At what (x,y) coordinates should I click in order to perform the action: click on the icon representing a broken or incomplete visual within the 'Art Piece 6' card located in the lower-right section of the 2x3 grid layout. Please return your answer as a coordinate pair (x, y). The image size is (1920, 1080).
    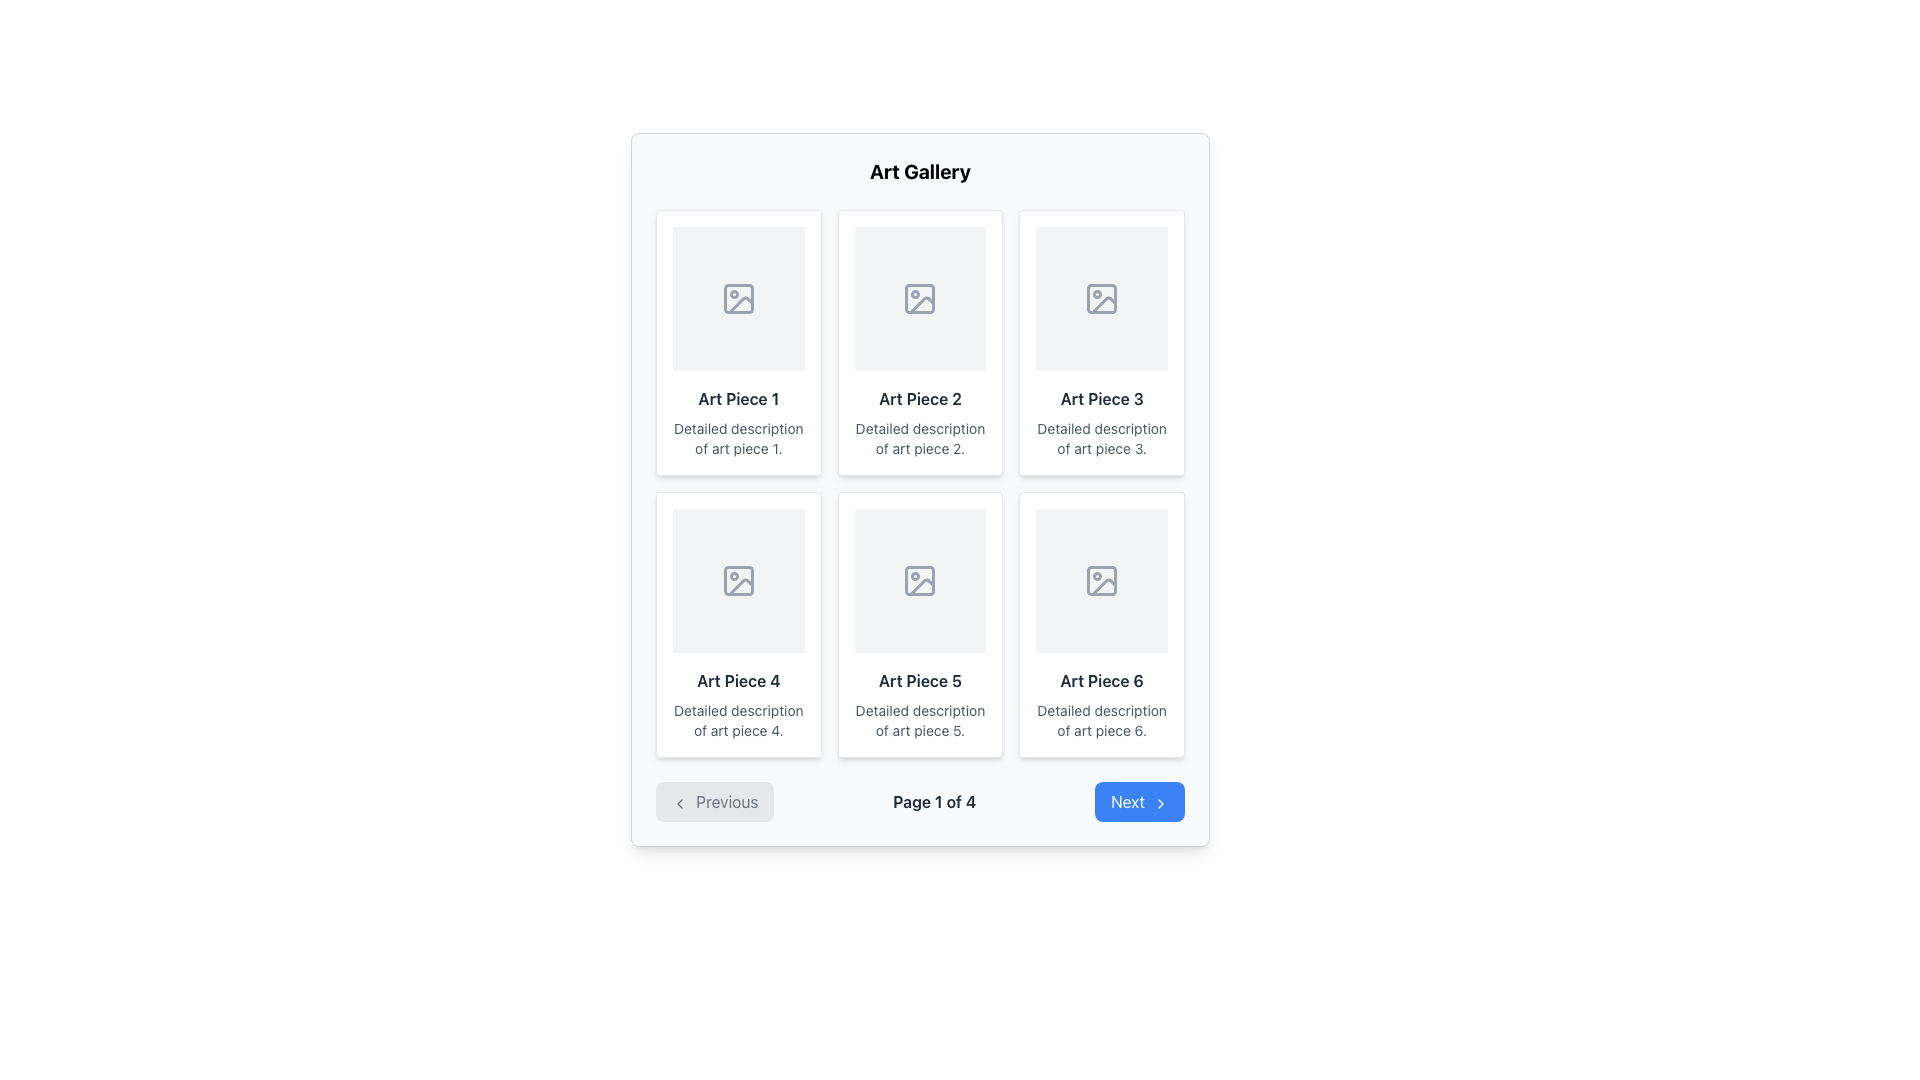
    Looking at the image, I should click on (1103, 586).